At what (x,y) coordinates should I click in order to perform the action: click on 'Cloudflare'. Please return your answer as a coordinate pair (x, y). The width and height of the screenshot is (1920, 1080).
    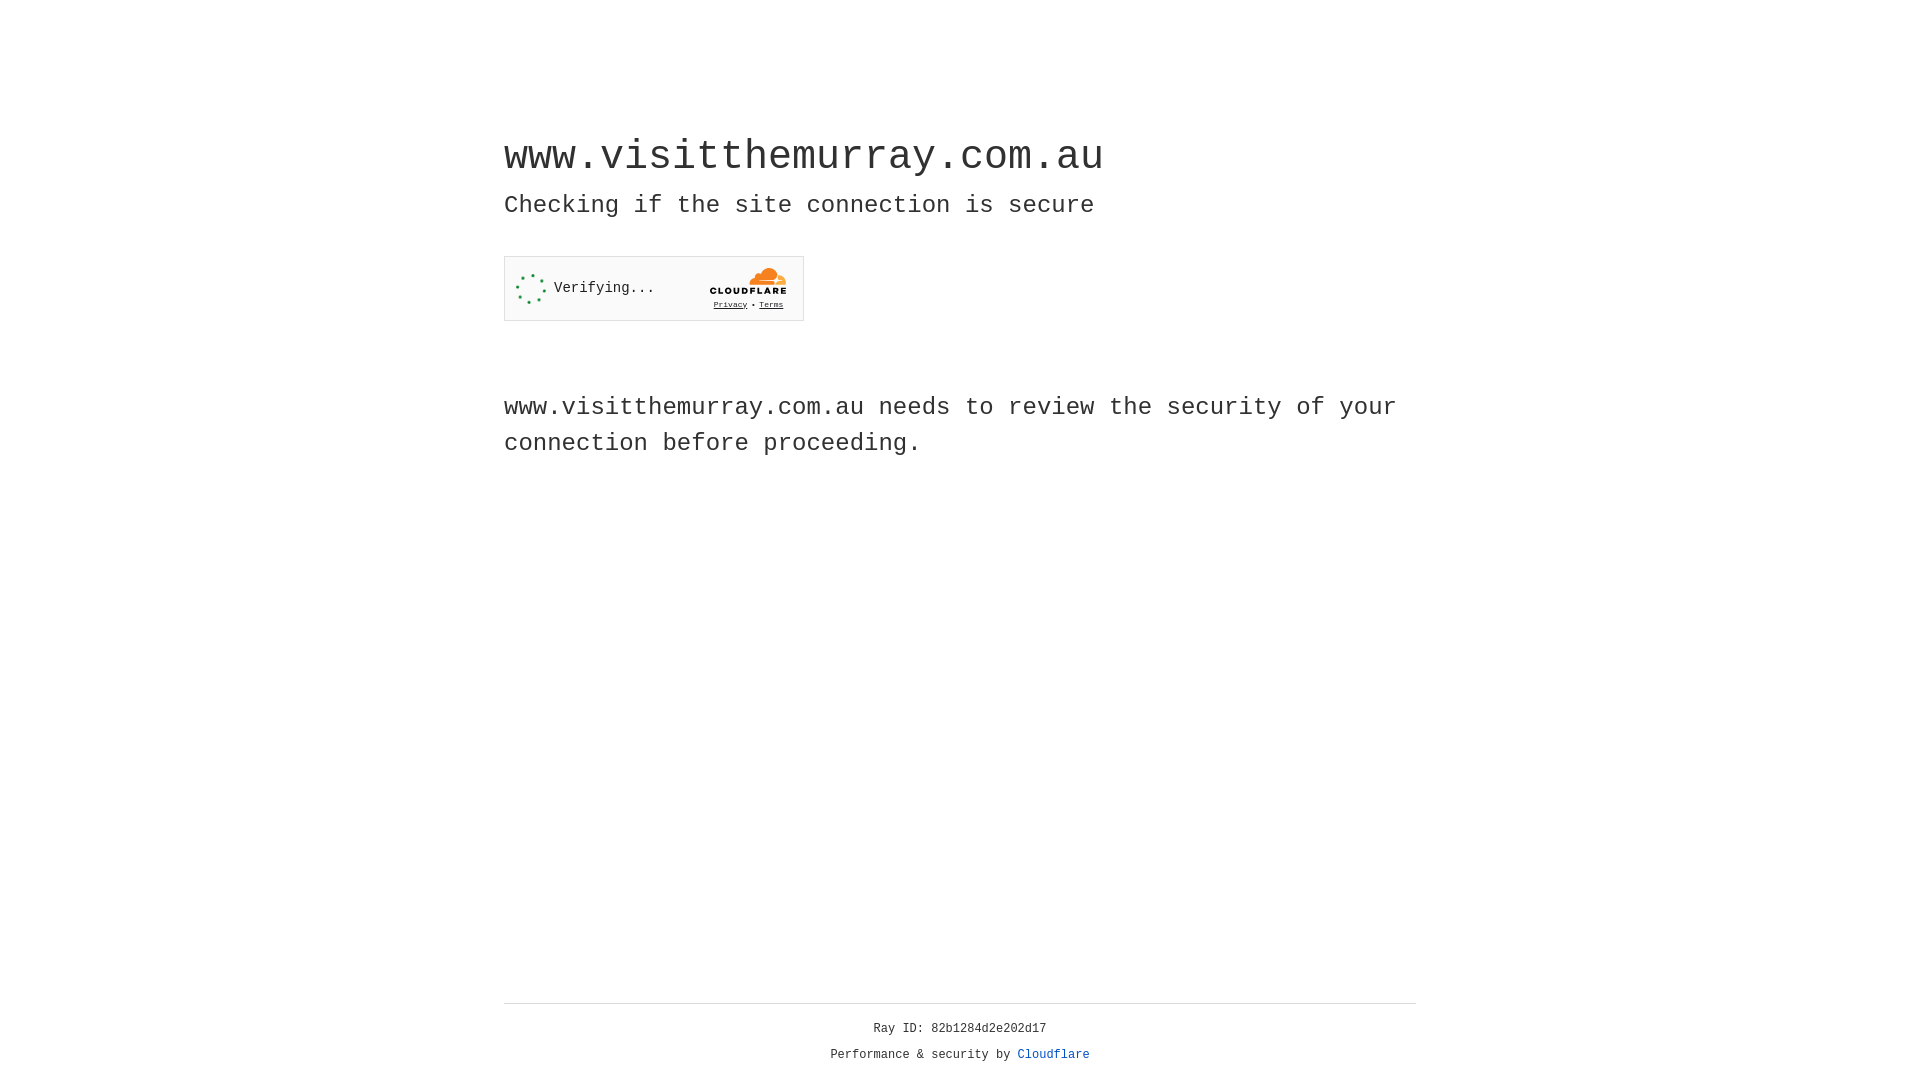
    Looking at the image, I should click on (1053, 1054).